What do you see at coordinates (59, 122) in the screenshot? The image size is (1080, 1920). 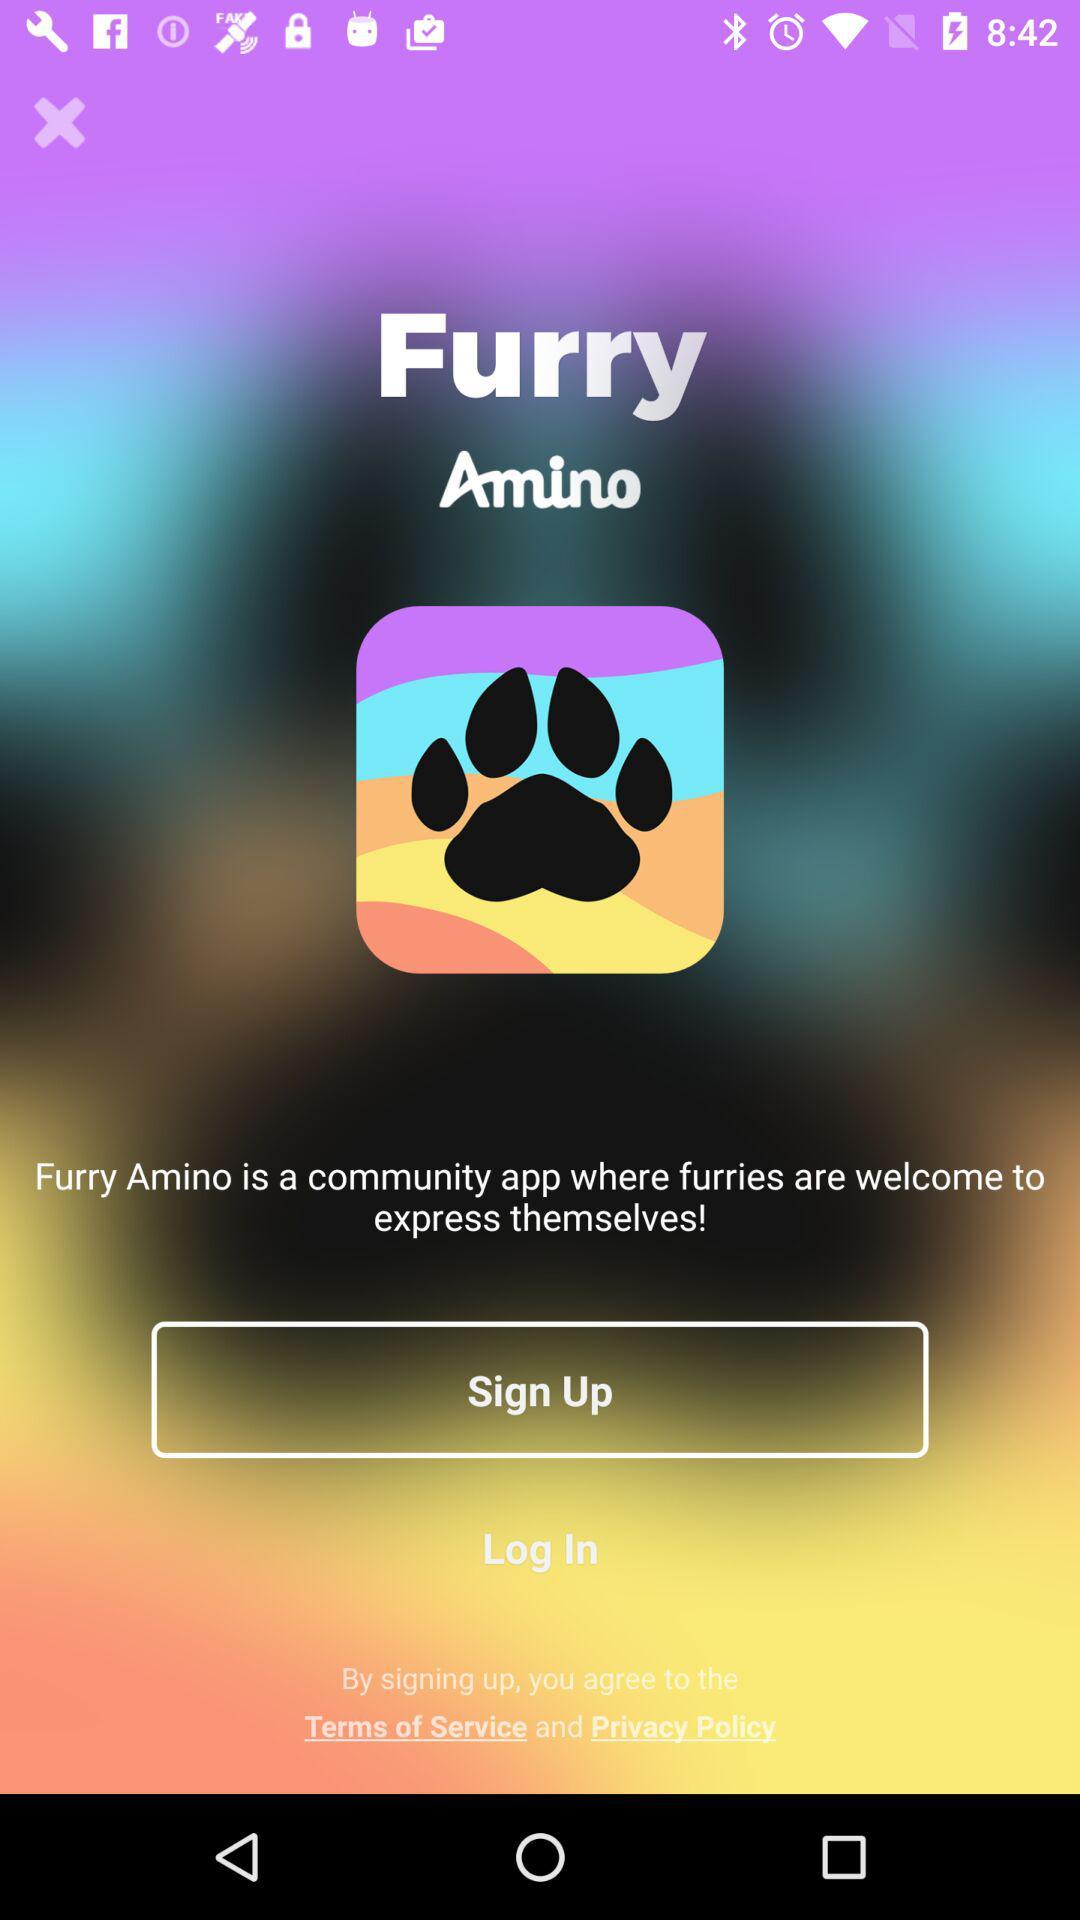 I see `the close icon` at bounding box center [59, 122].